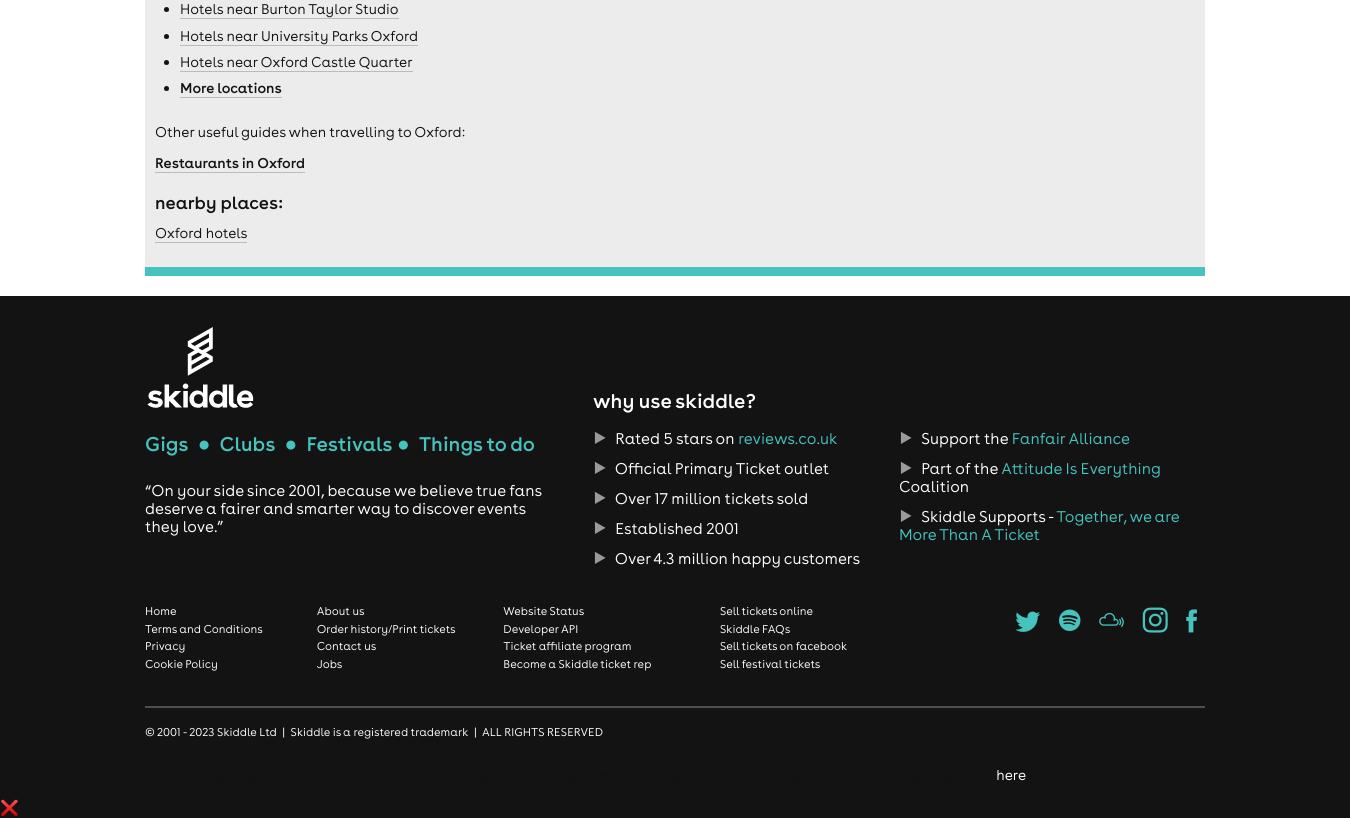  I want to click on 'We use cookies to make sure we give you the best experience possible. By continuing, you're accepting that you're happy with our cookie policy. Click', so click(497, 774).